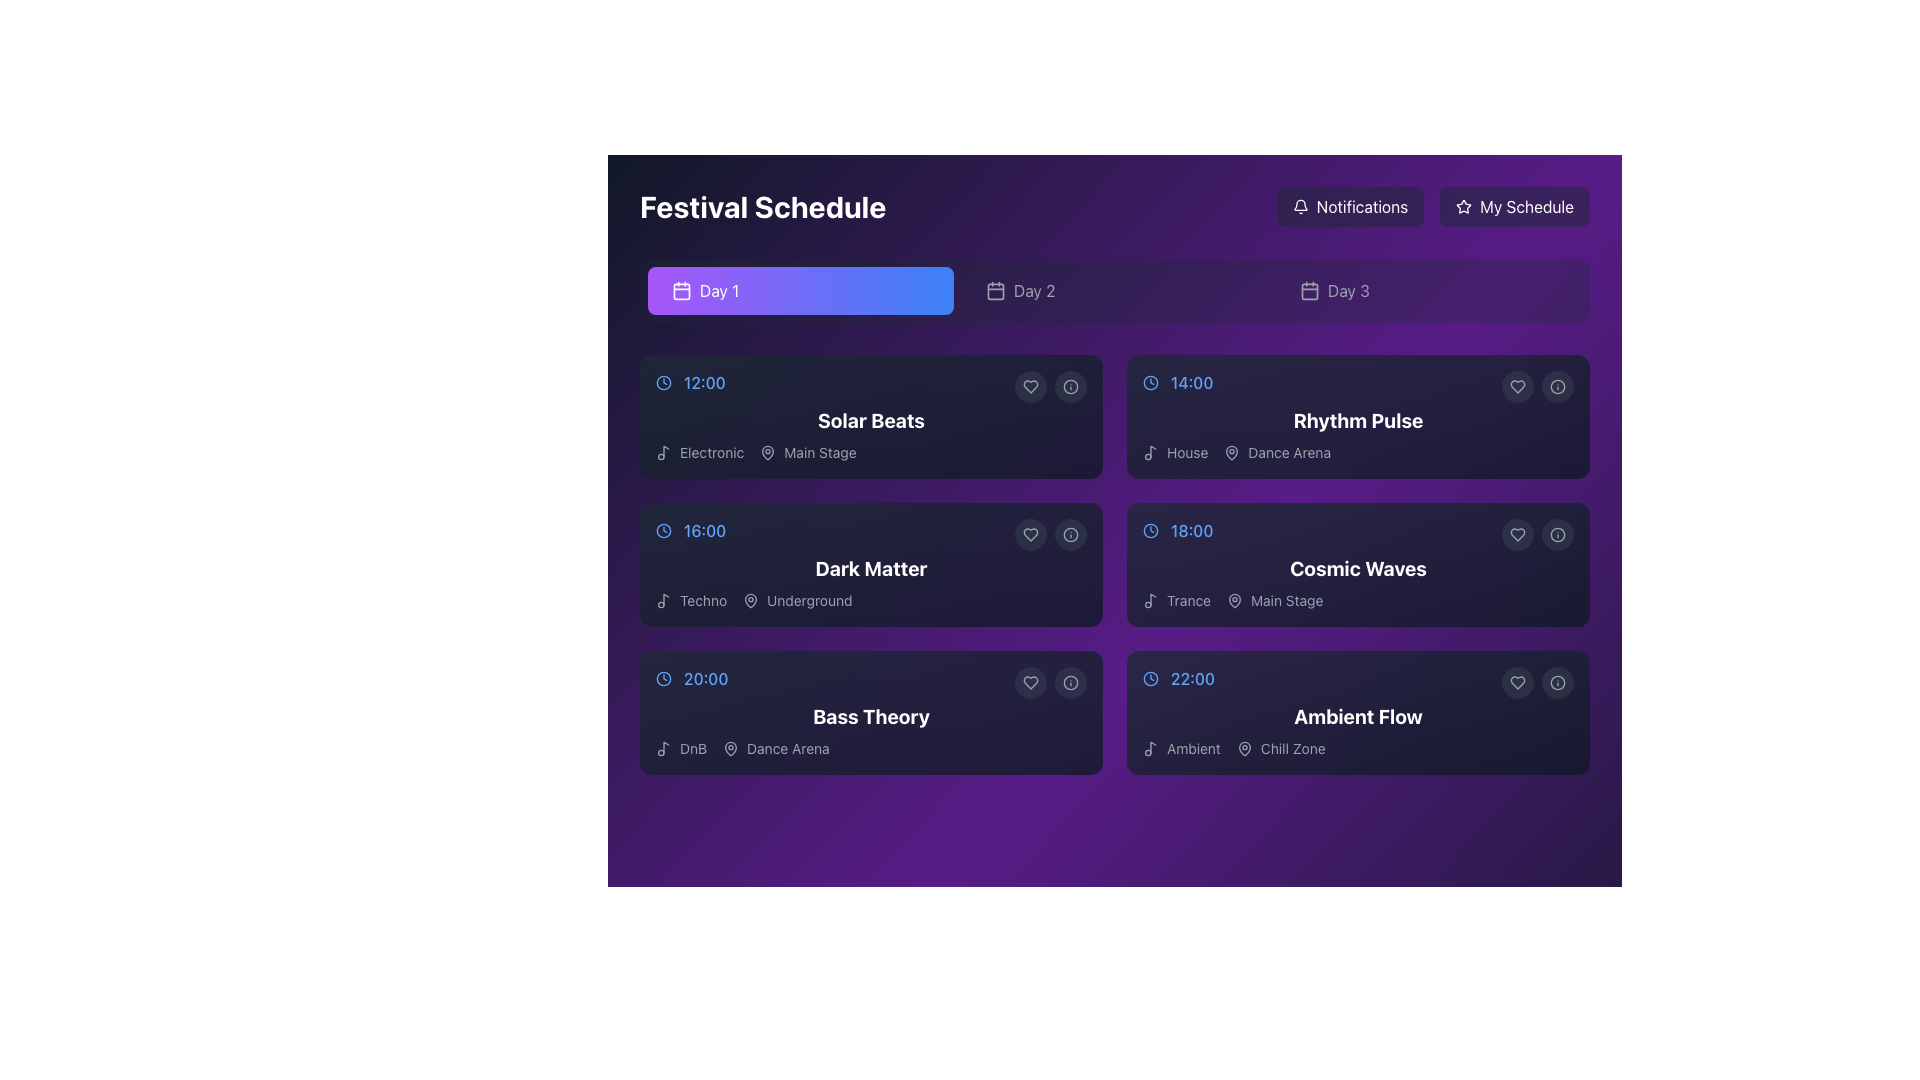 This screenshot has height=1080, width=1920. What do you see at coordinates (1175, 452) in the screenshot?
I see `the 'House' text label with a musical note icon in the 'Rhythm Pulse' event entry under the 'Day 1' tab to interact` at bounding box center [1175, 452].